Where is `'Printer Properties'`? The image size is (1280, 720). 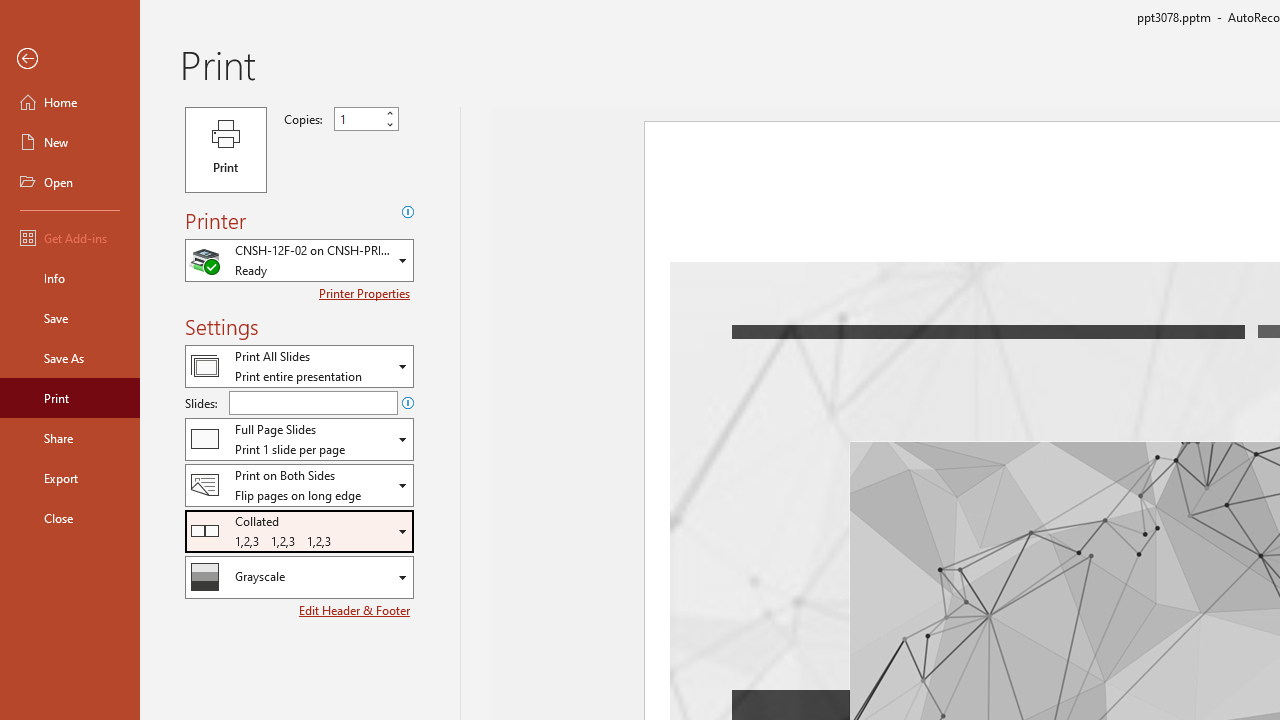
'Printer Properties' is located at coordinates (366, 293).